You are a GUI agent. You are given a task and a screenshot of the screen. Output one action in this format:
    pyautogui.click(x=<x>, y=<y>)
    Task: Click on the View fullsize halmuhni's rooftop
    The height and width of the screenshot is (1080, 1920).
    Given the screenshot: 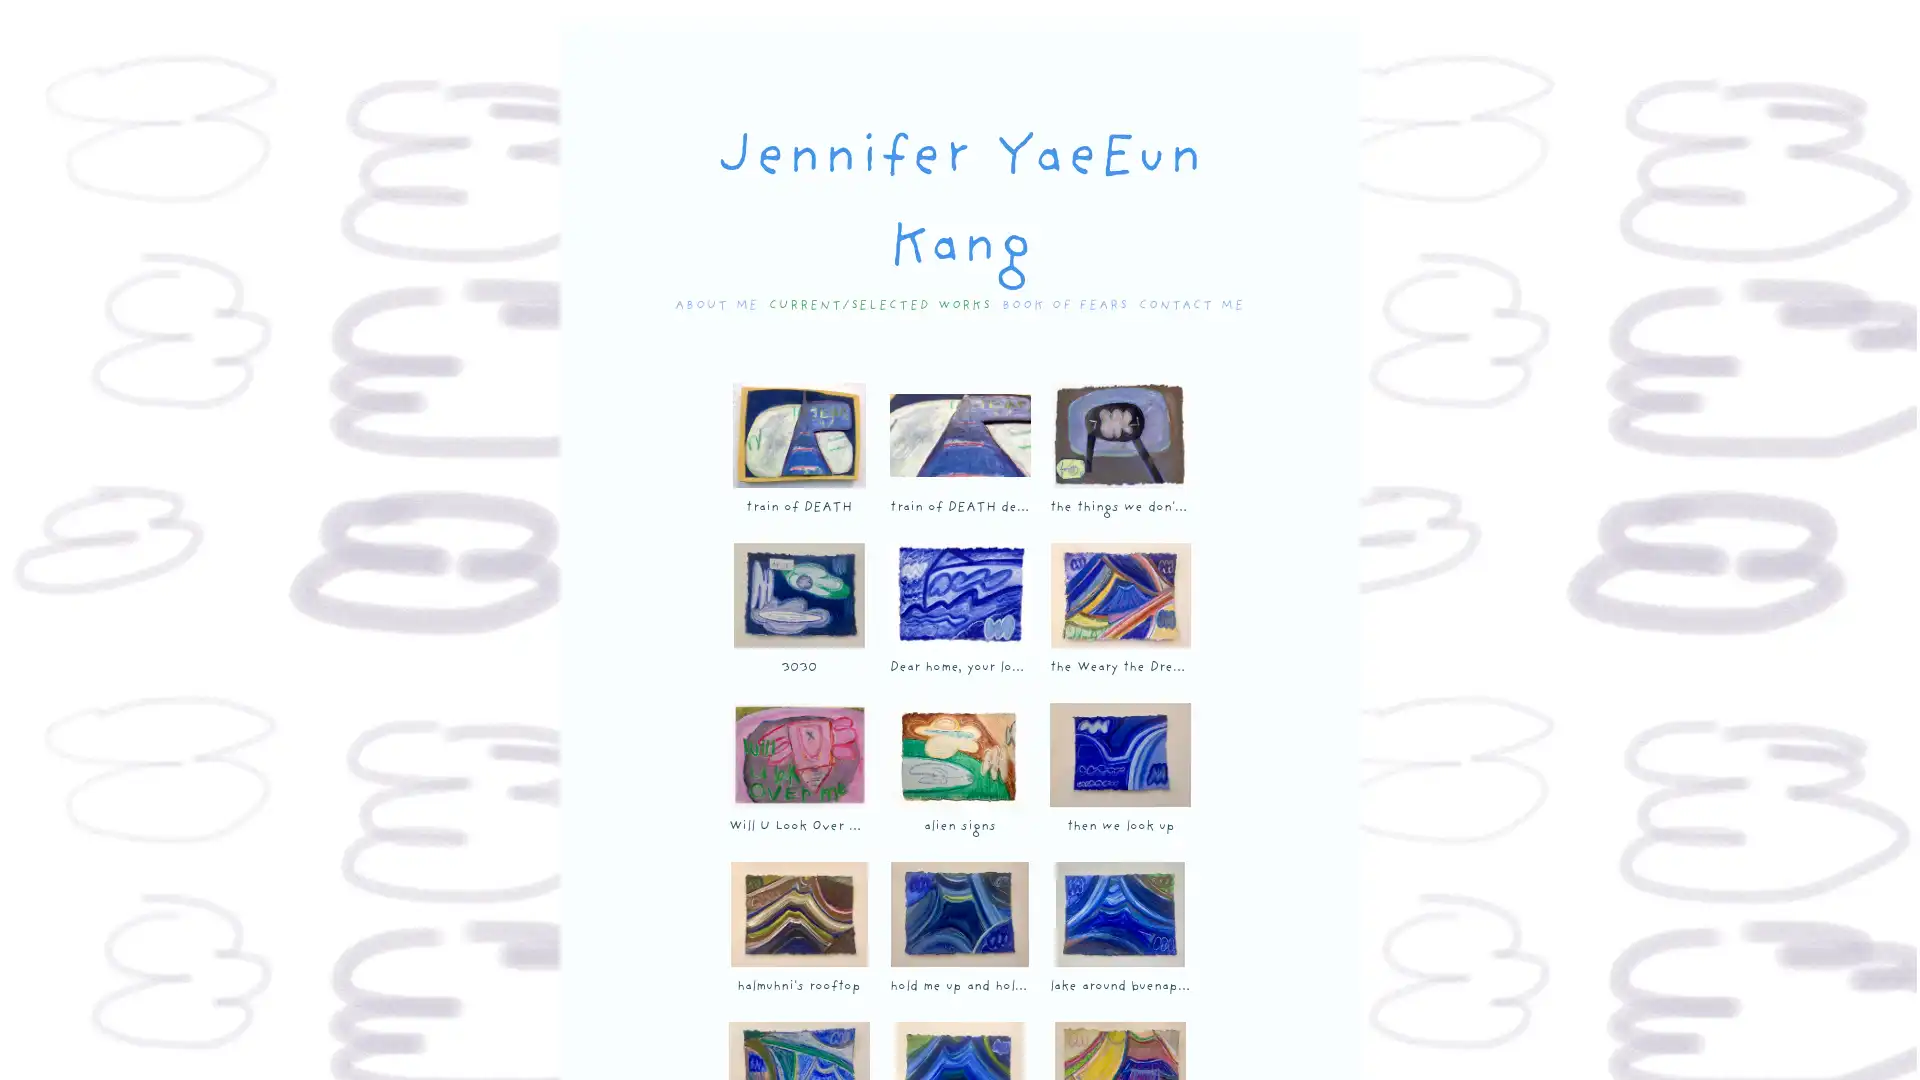 What is the action you would take?
    pyautogui.click(x=797, y=914)
    